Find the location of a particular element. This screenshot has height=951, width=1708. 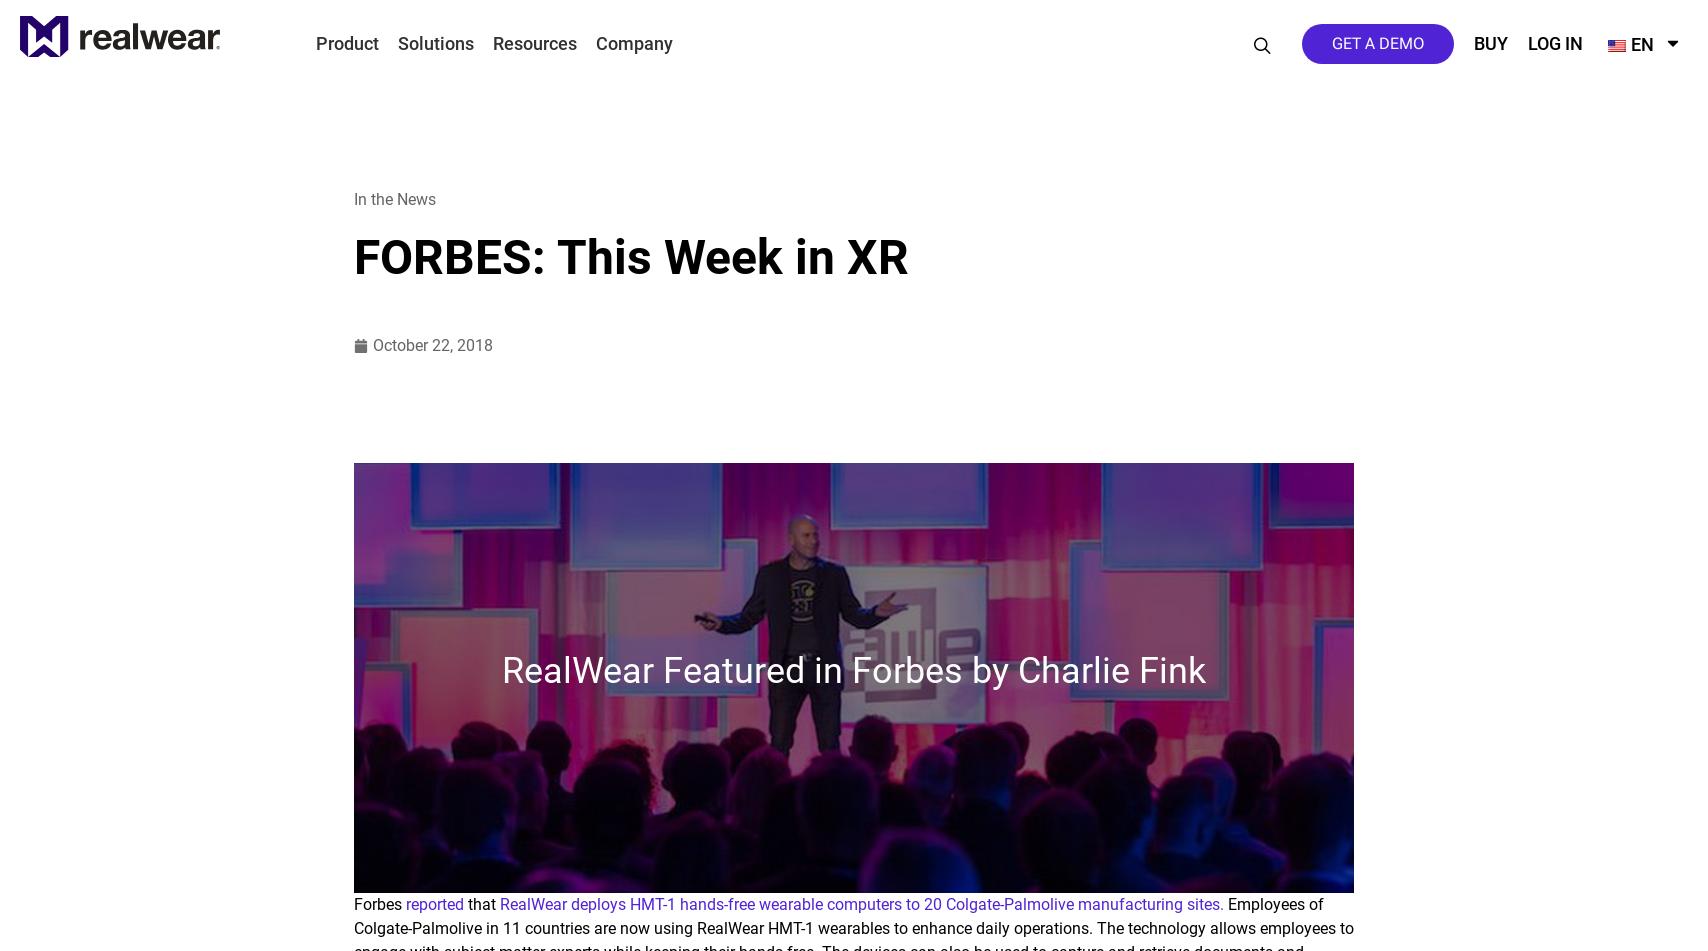

'Forbes' is located at coordinates (380, 903).